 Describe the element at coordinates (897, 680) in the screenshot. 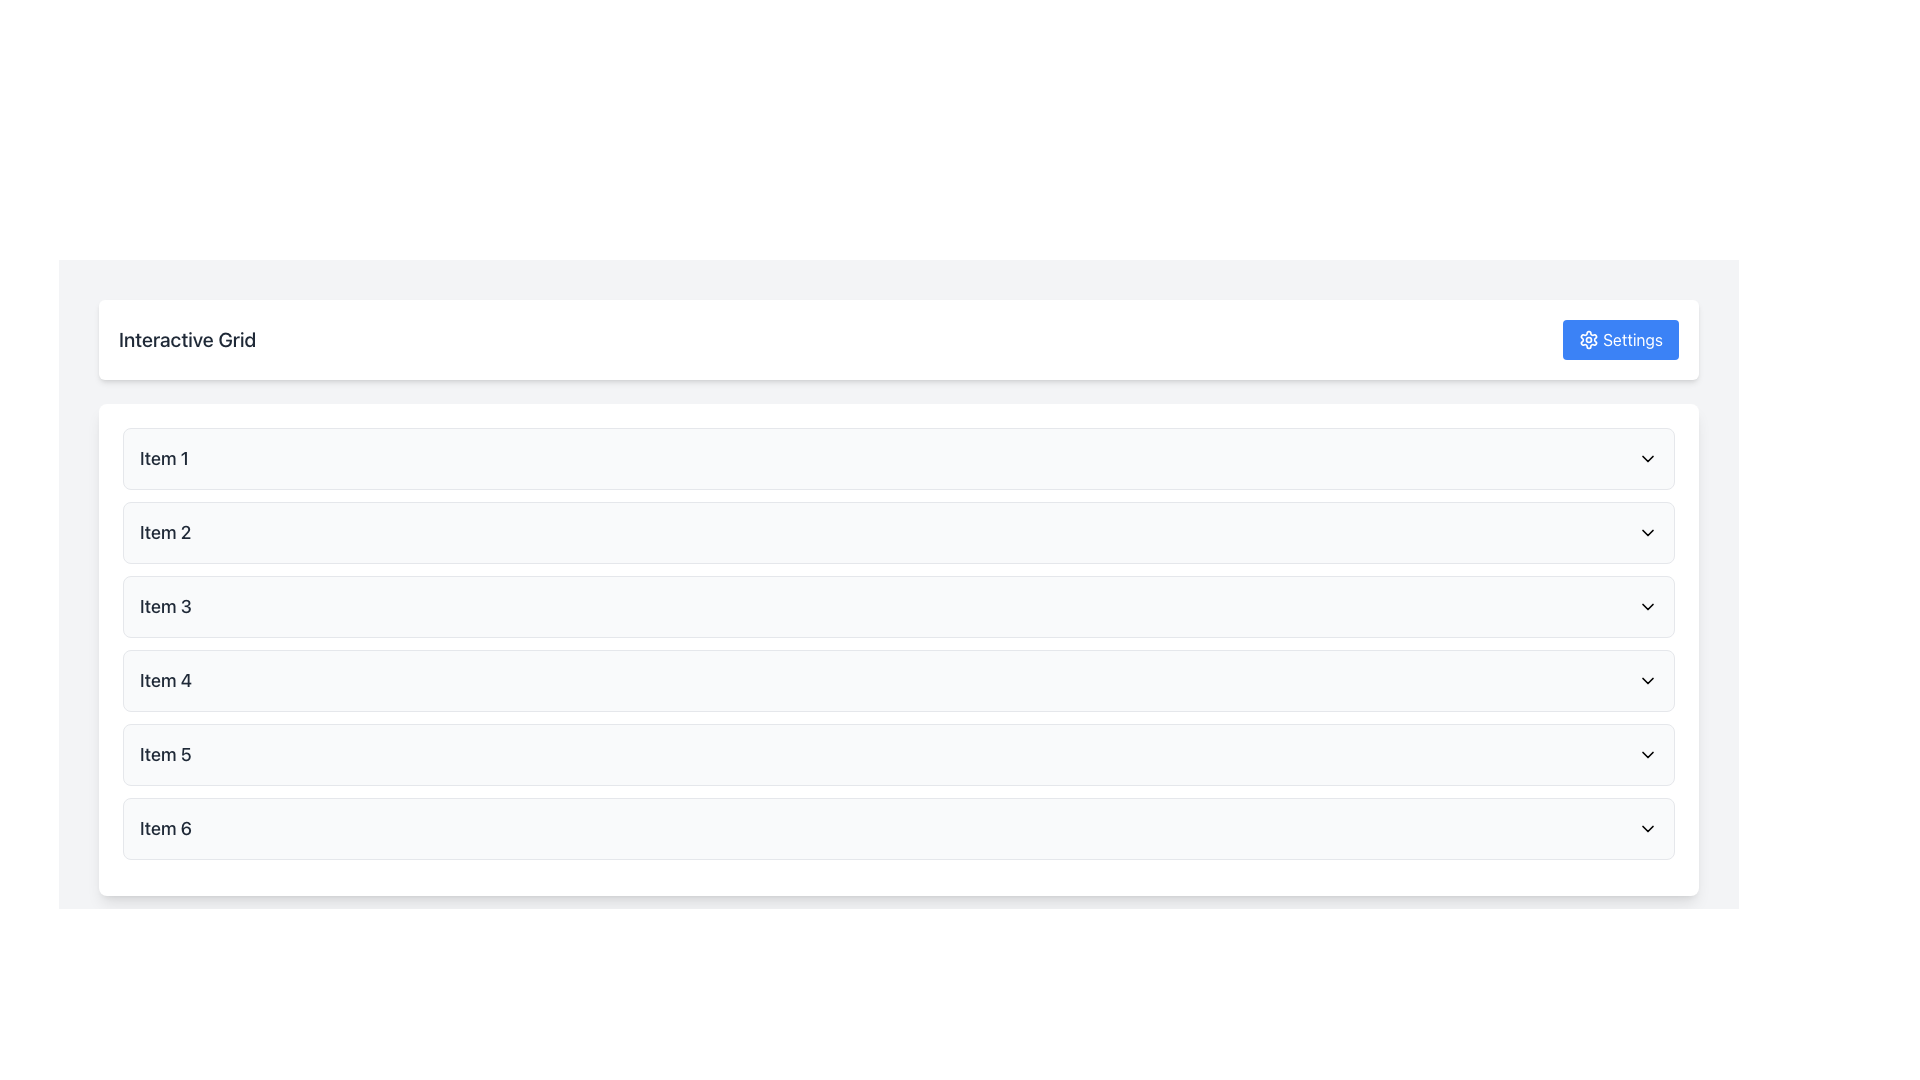

I see `the fourth list item, which is expandable and positioned between 'Item 3' and 'Item 5'` at that location.